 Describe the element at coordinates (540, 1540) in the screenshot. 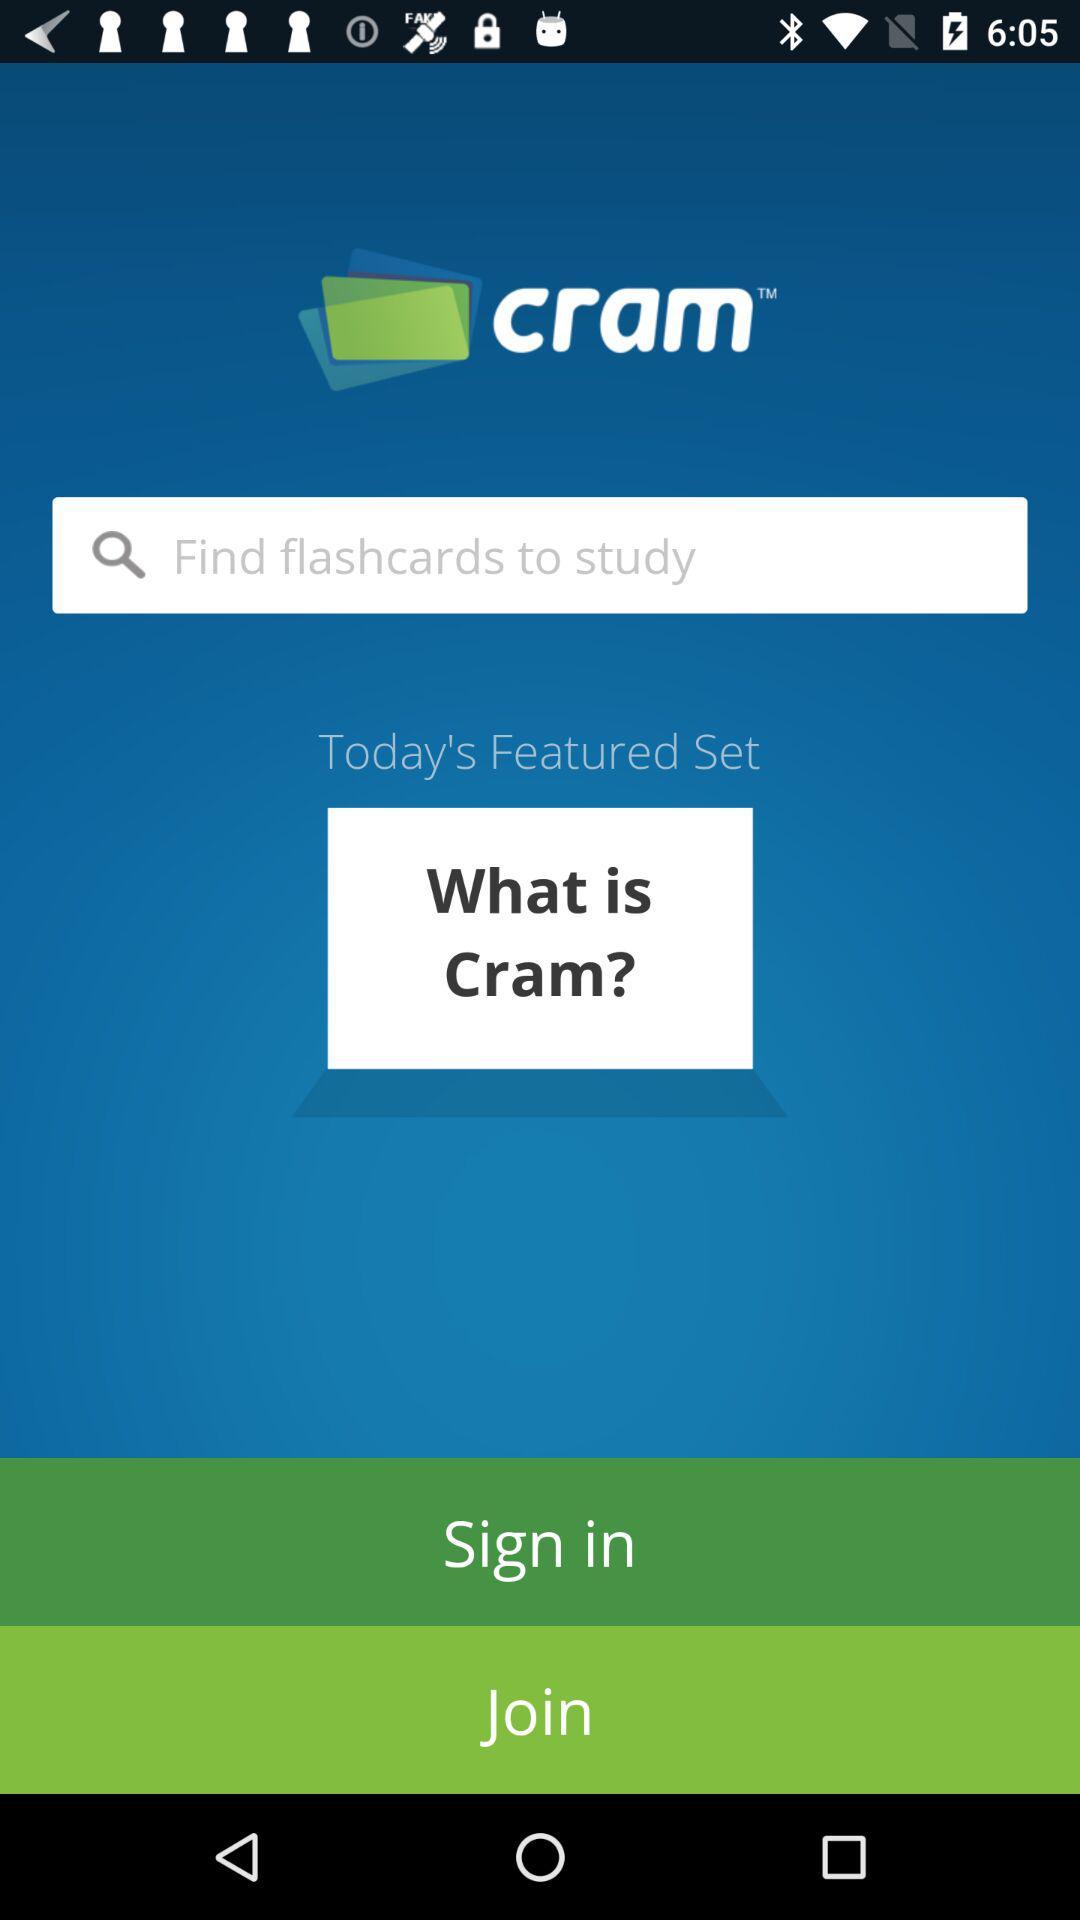

I see `the sign in item` at that location.